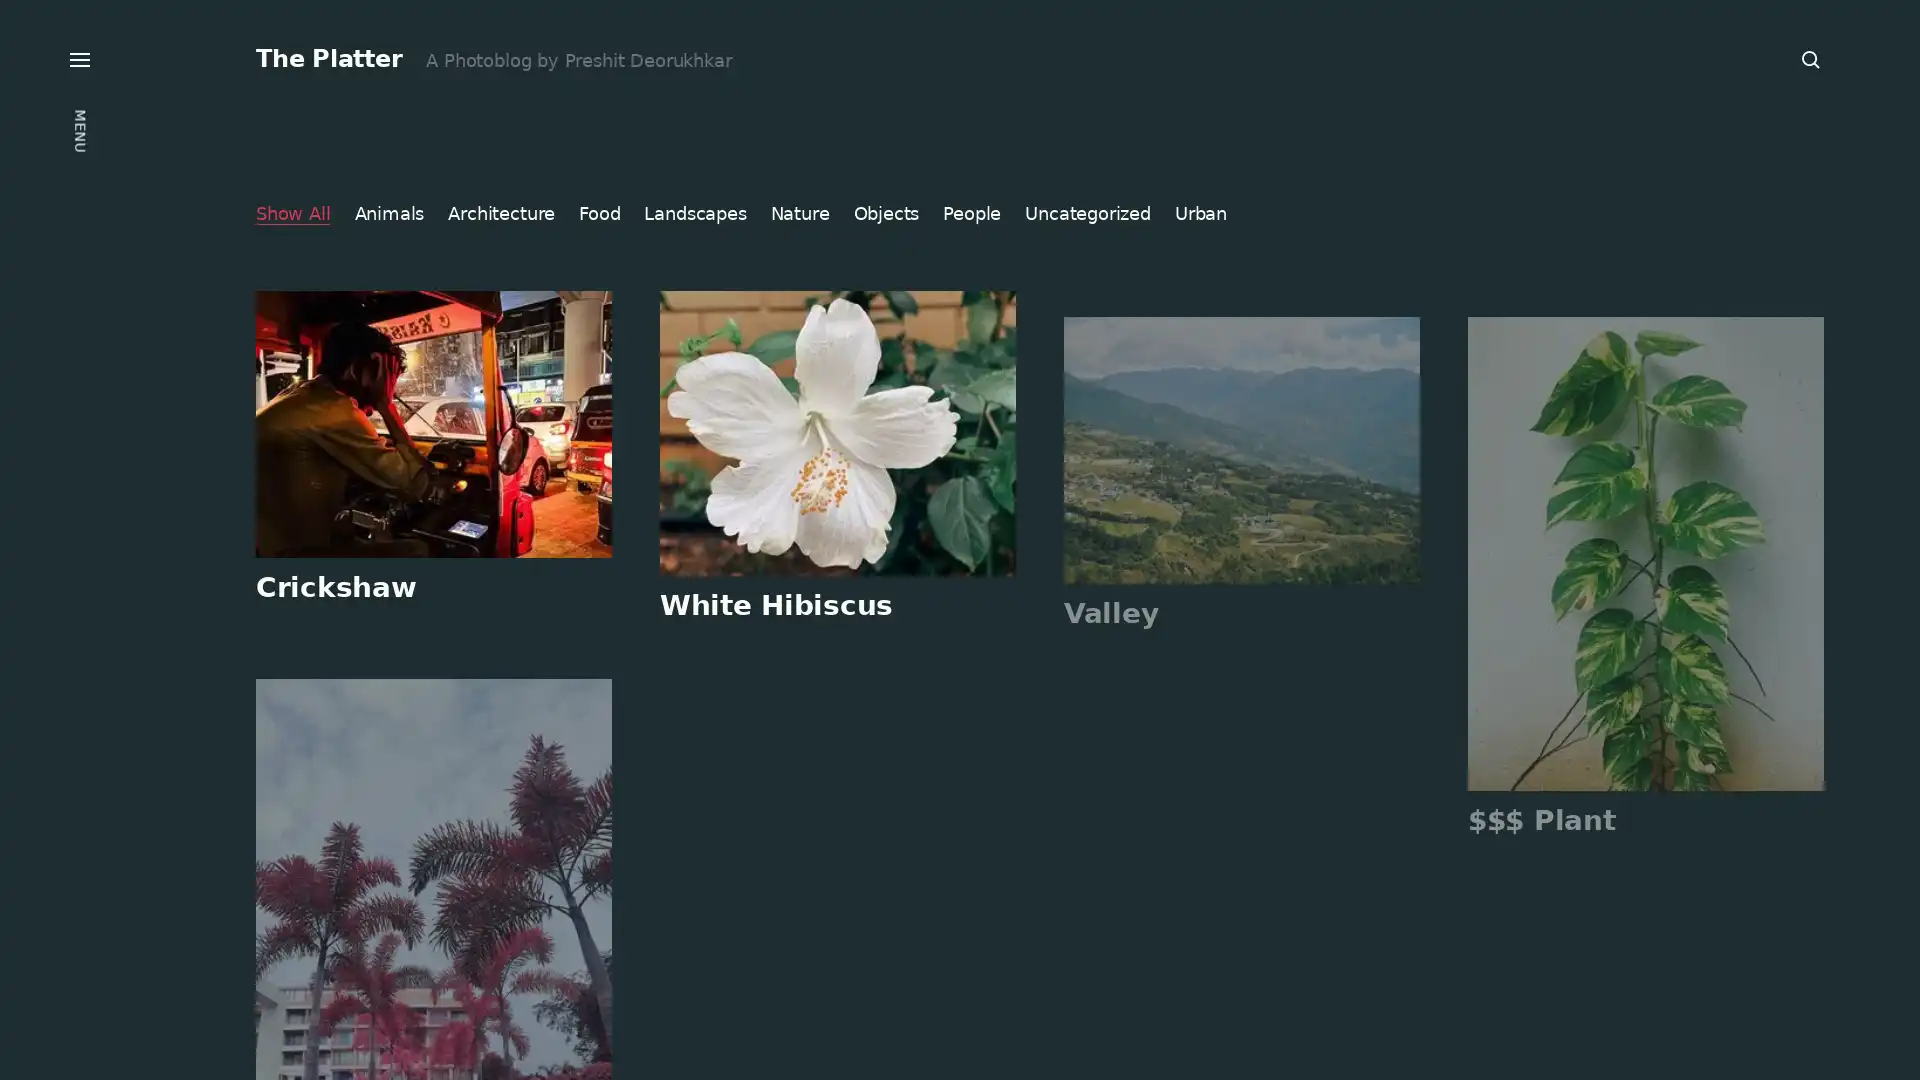 This screenshot has height=1080, width=1920. Describe the element at coordinates (1811, 59) in the screenshot. I see `Search` at that location.